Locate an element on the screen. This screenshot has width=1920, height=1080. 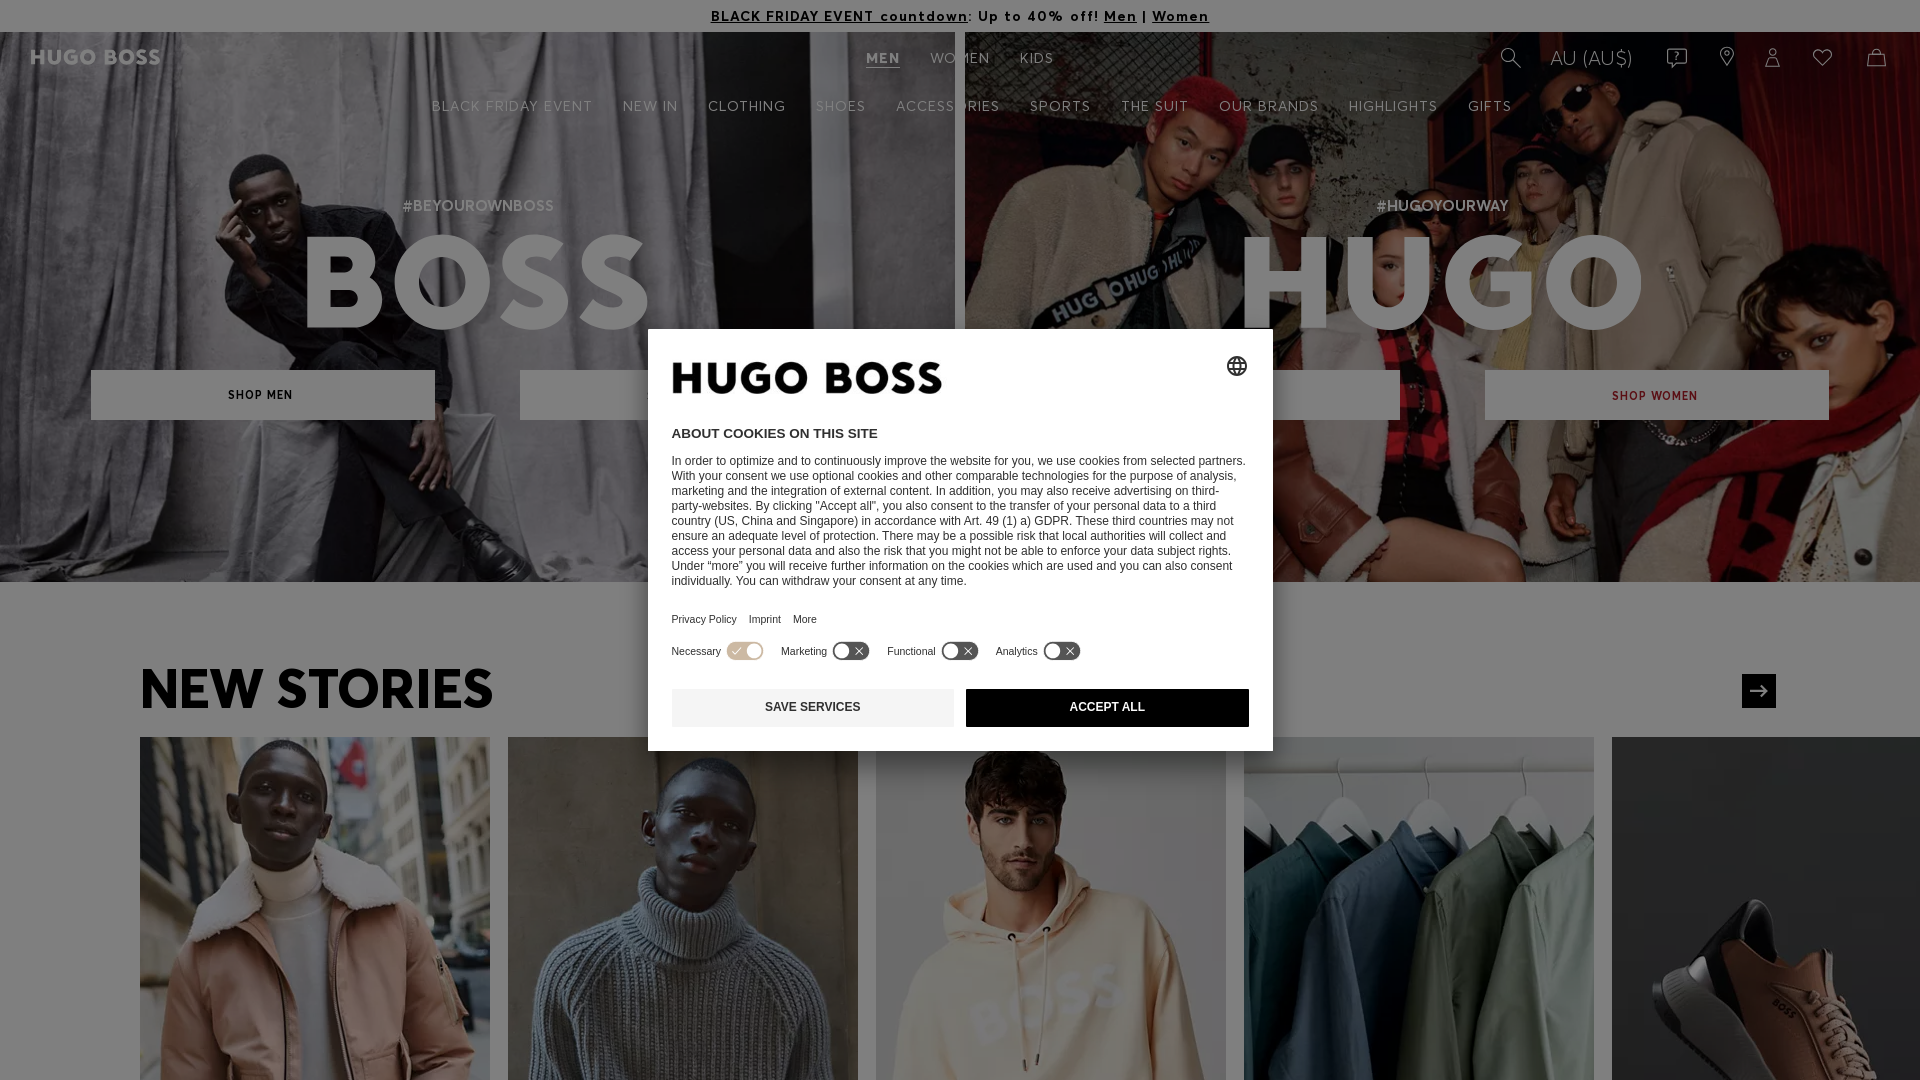
'Search Men's' is located at coordinates (1508, 56).